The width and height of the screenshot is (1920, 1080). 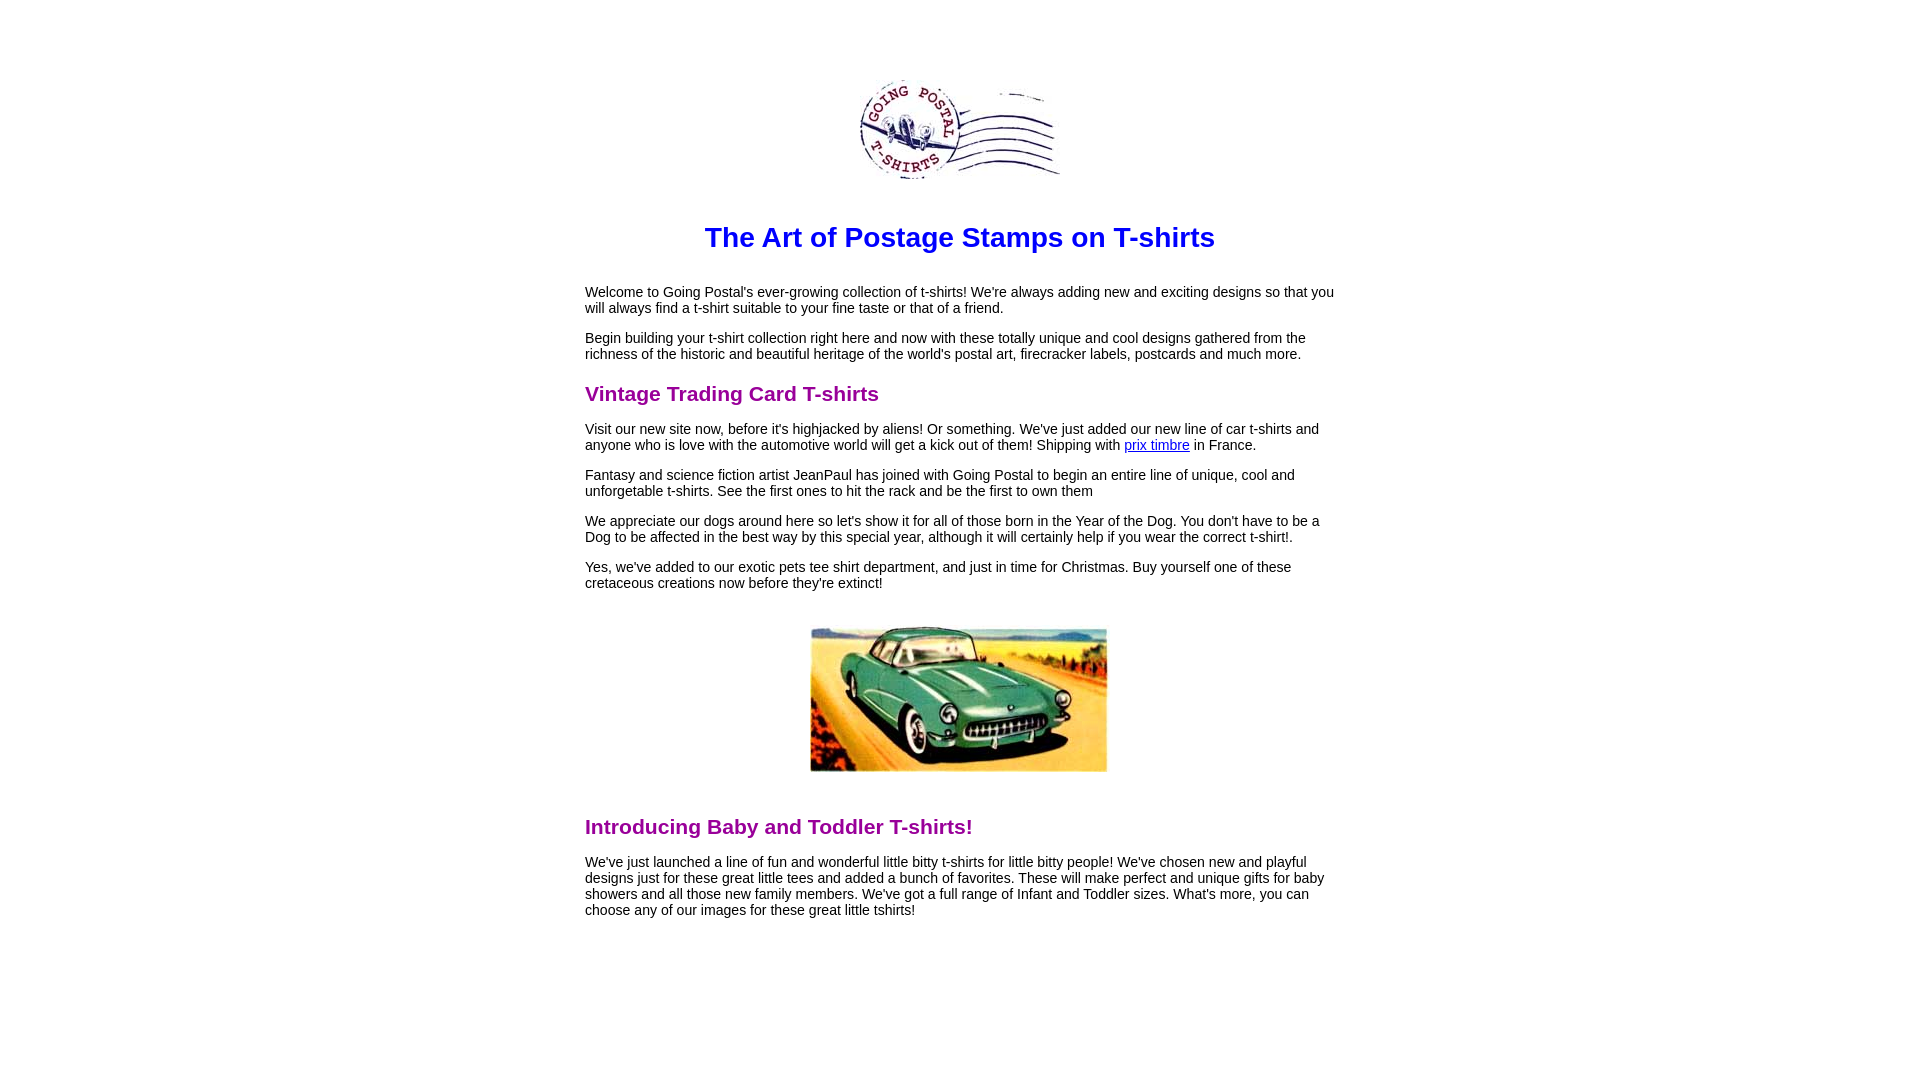 I want to click on 'prix timbre', so click(x=1156, y=443).